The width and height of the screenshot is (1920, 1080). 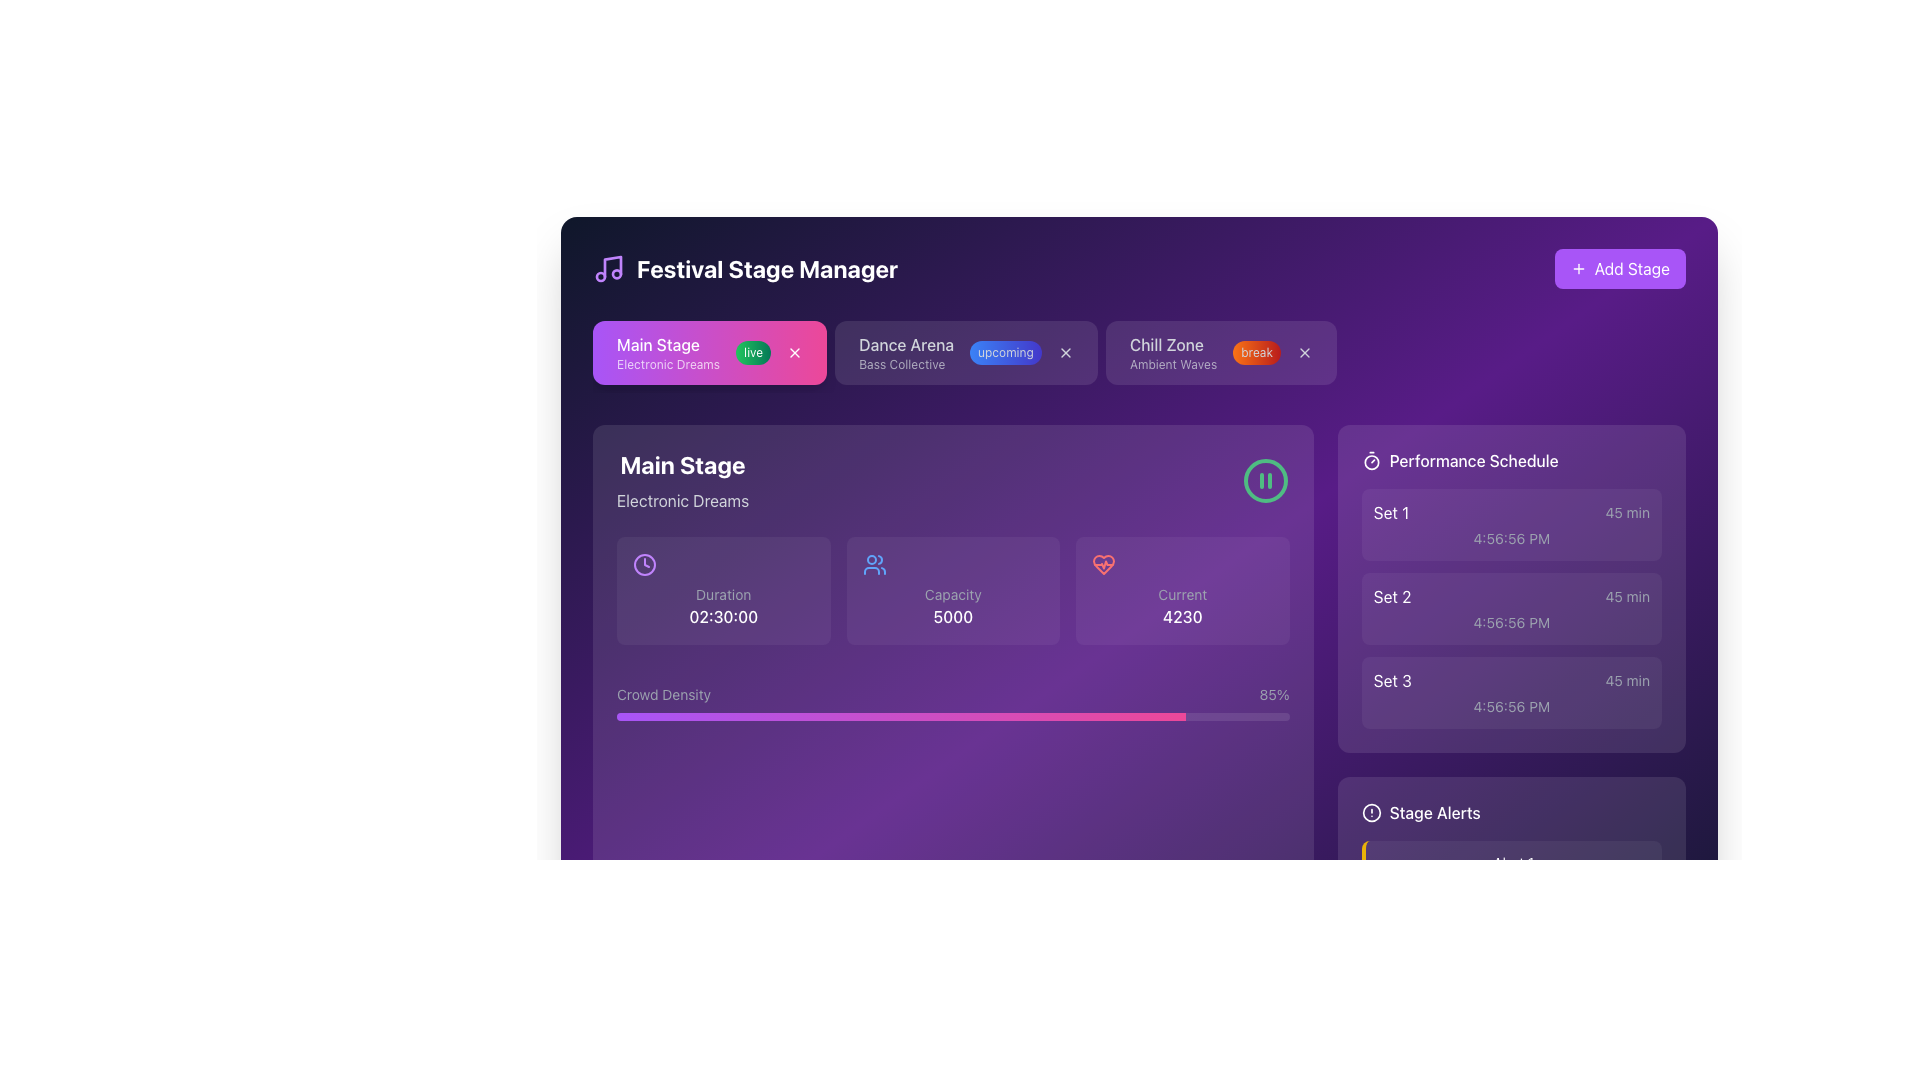 I want to click on the Close icon located at the far right of the 'Dance Arena' entry under 'Bass Collective', so click(x=1064, y=352).